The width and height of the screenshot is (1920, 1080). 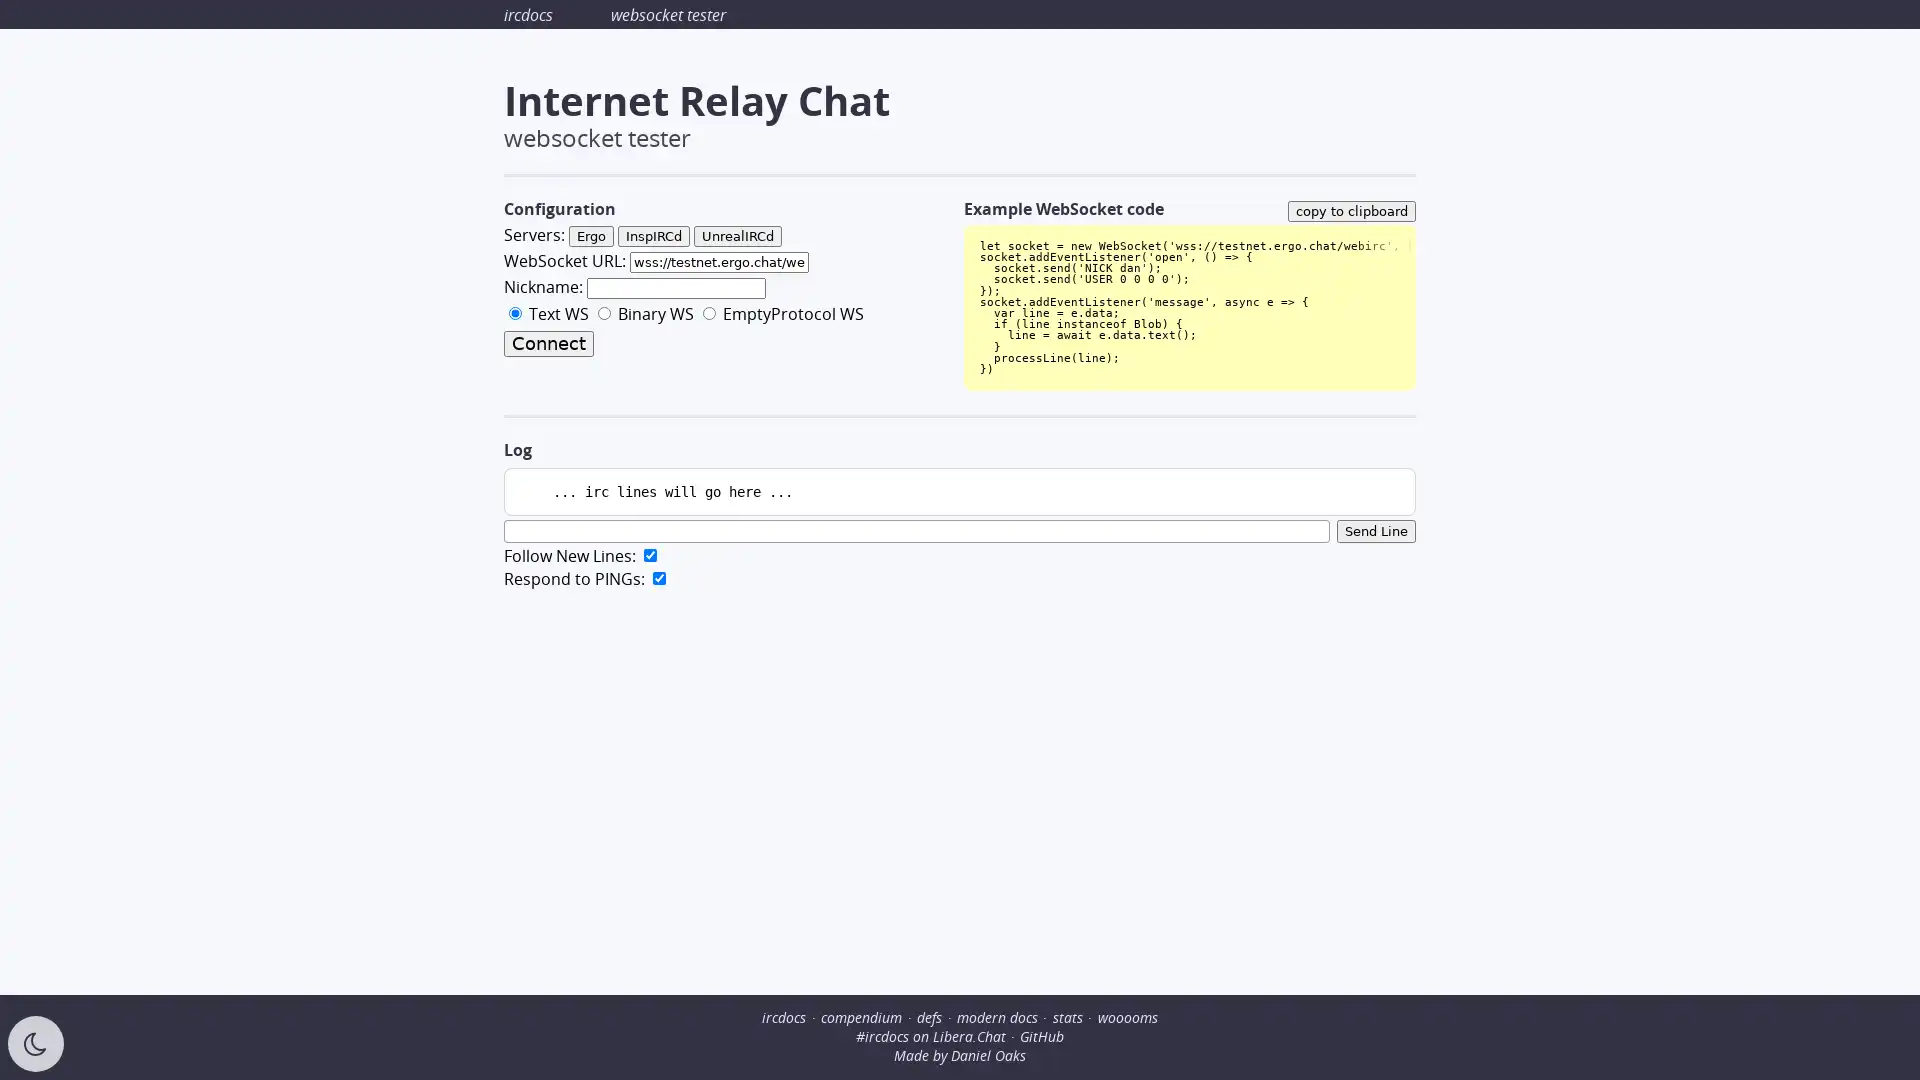 I want to click on Connect, so click(x=548, y=342).